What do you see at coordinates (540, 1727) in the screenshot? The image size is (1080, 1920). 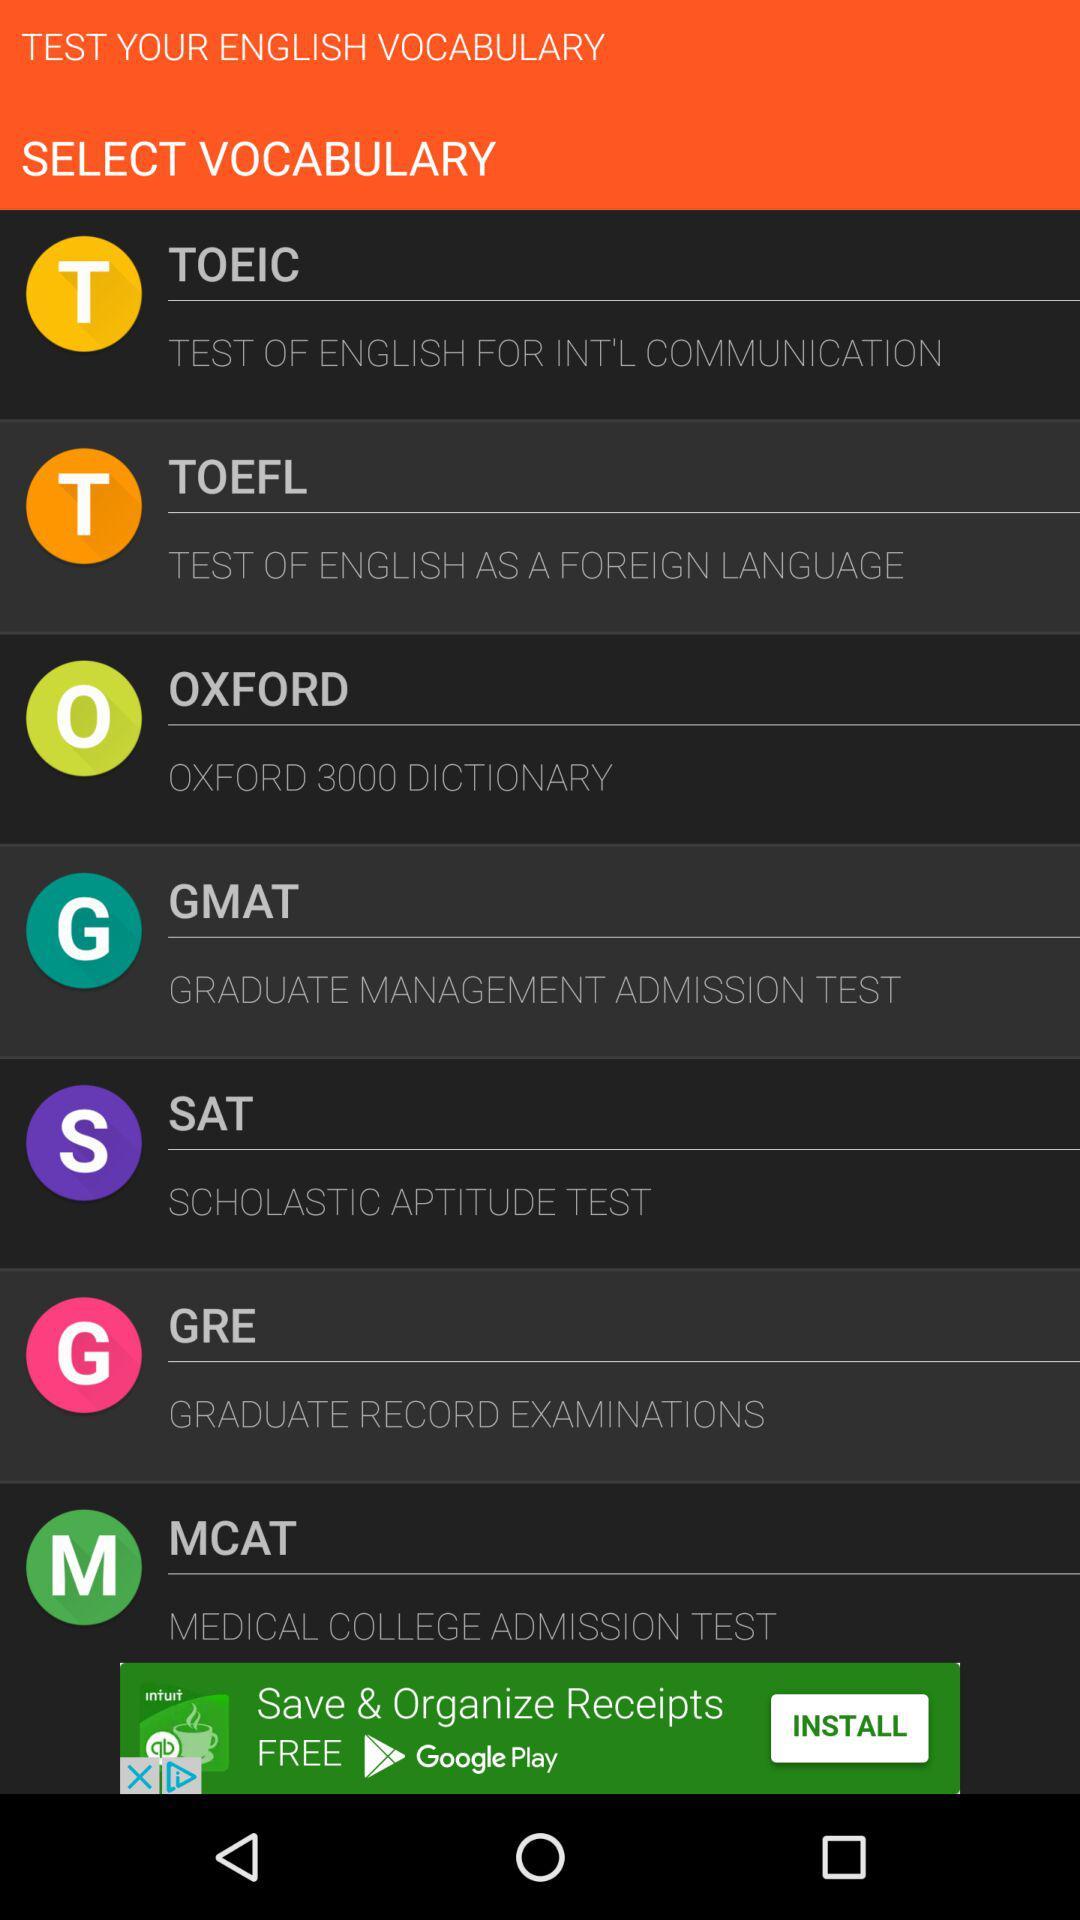 I see `install` at bounding box center [540, 1727].